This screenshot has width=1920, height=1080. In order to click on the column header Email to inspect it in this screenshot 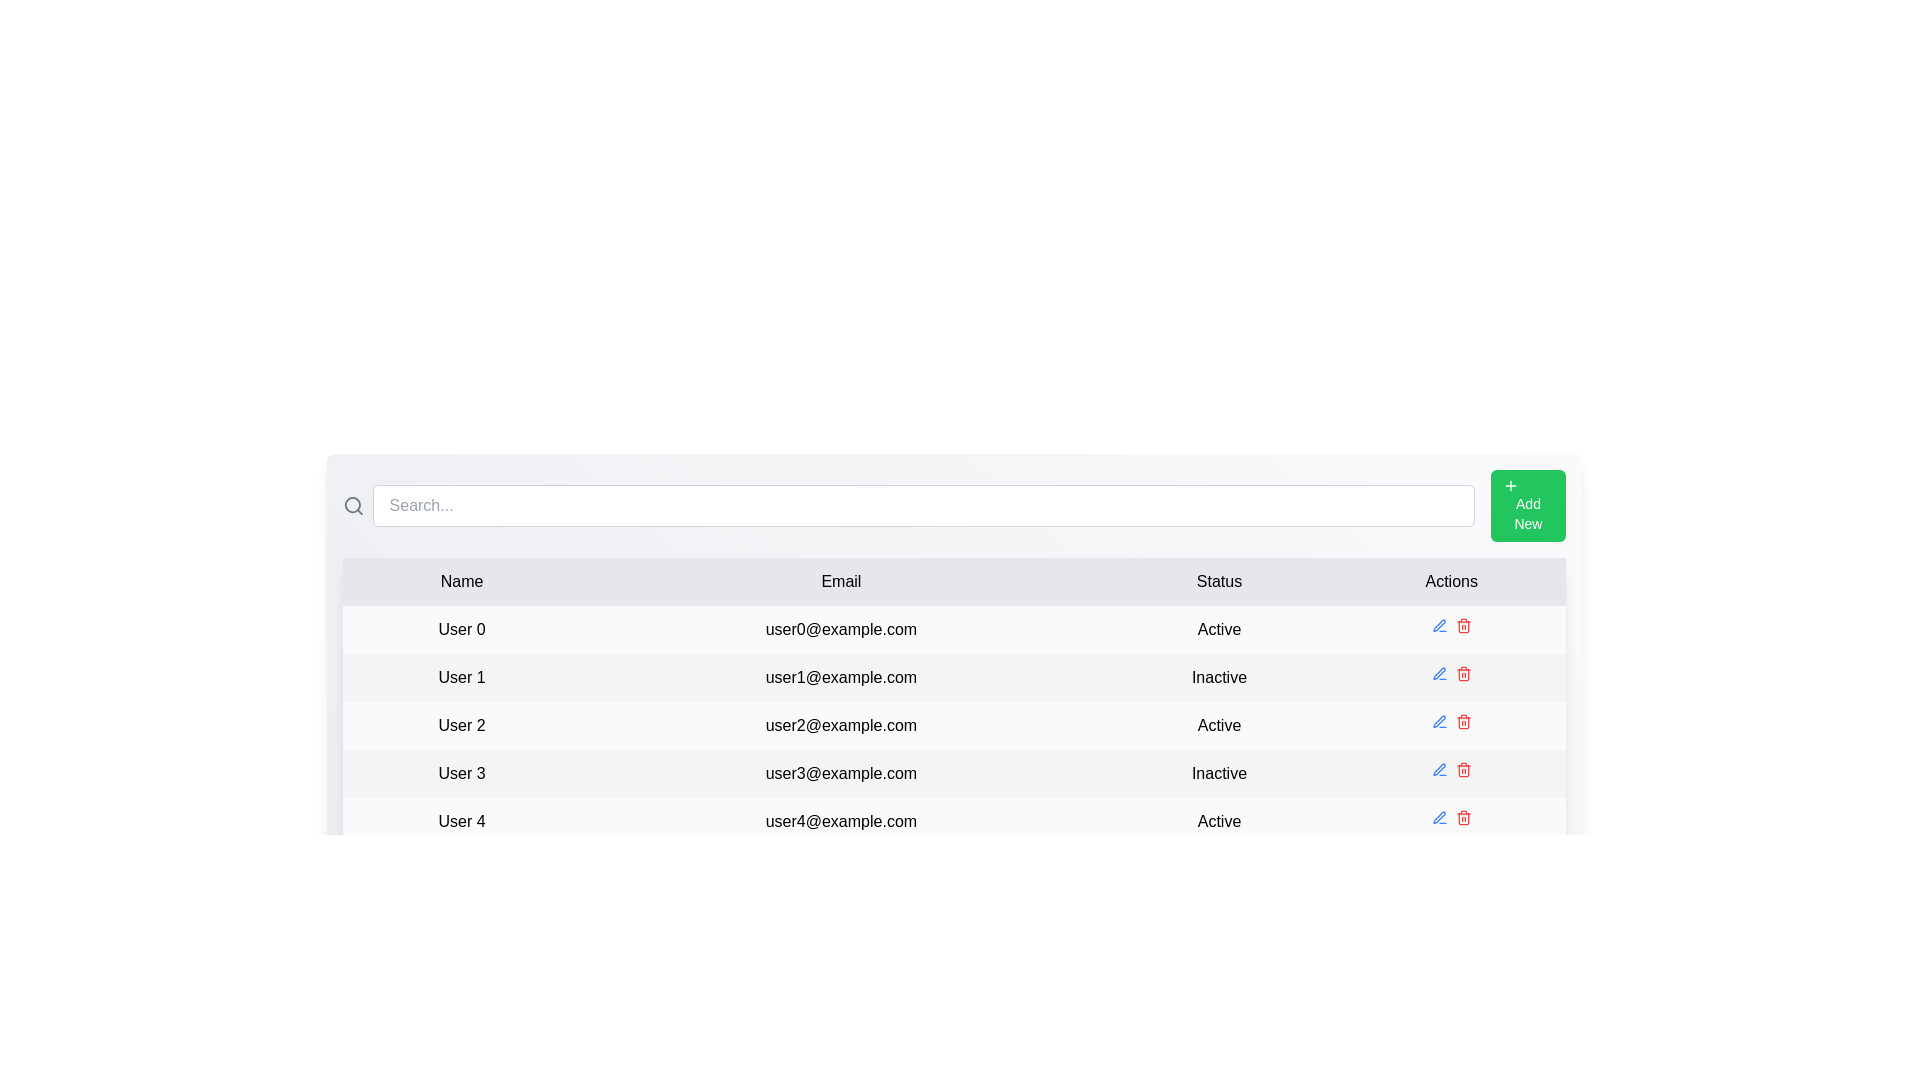, I will do `click(840, 582)`.